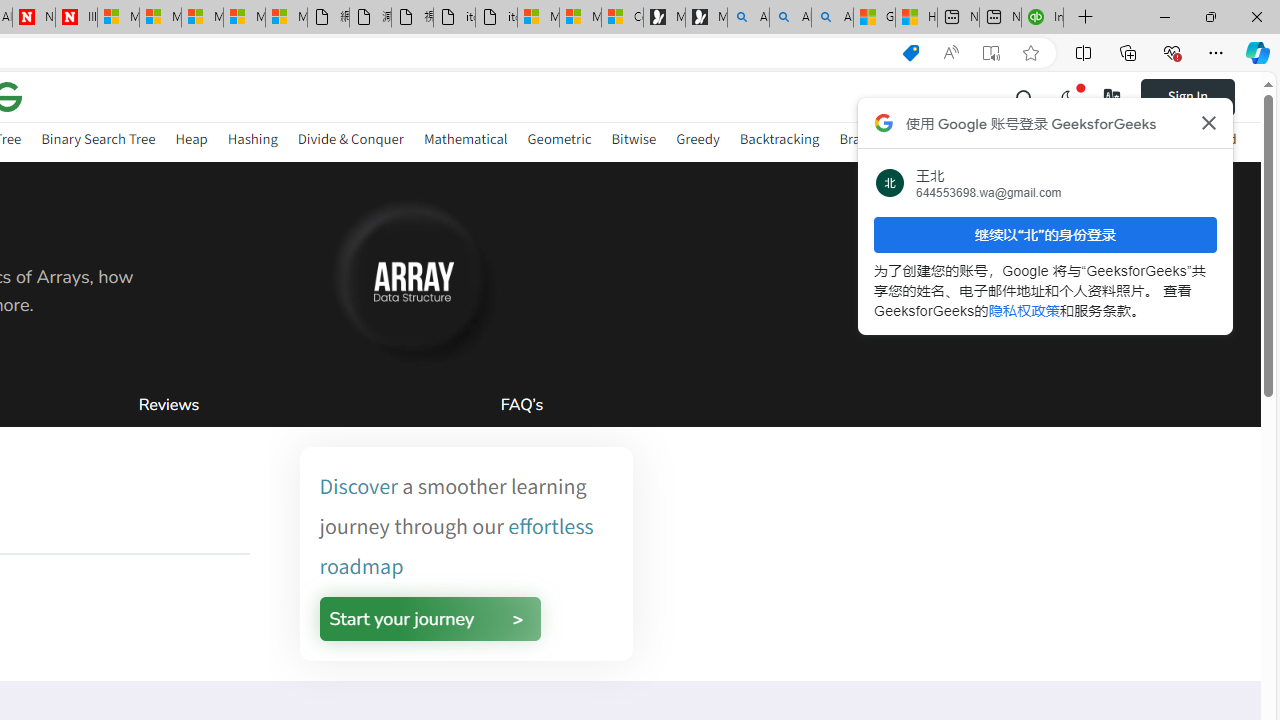  I want to click on 'itconcepthk.com/projector_solutions.mp4', so click(496, 17).